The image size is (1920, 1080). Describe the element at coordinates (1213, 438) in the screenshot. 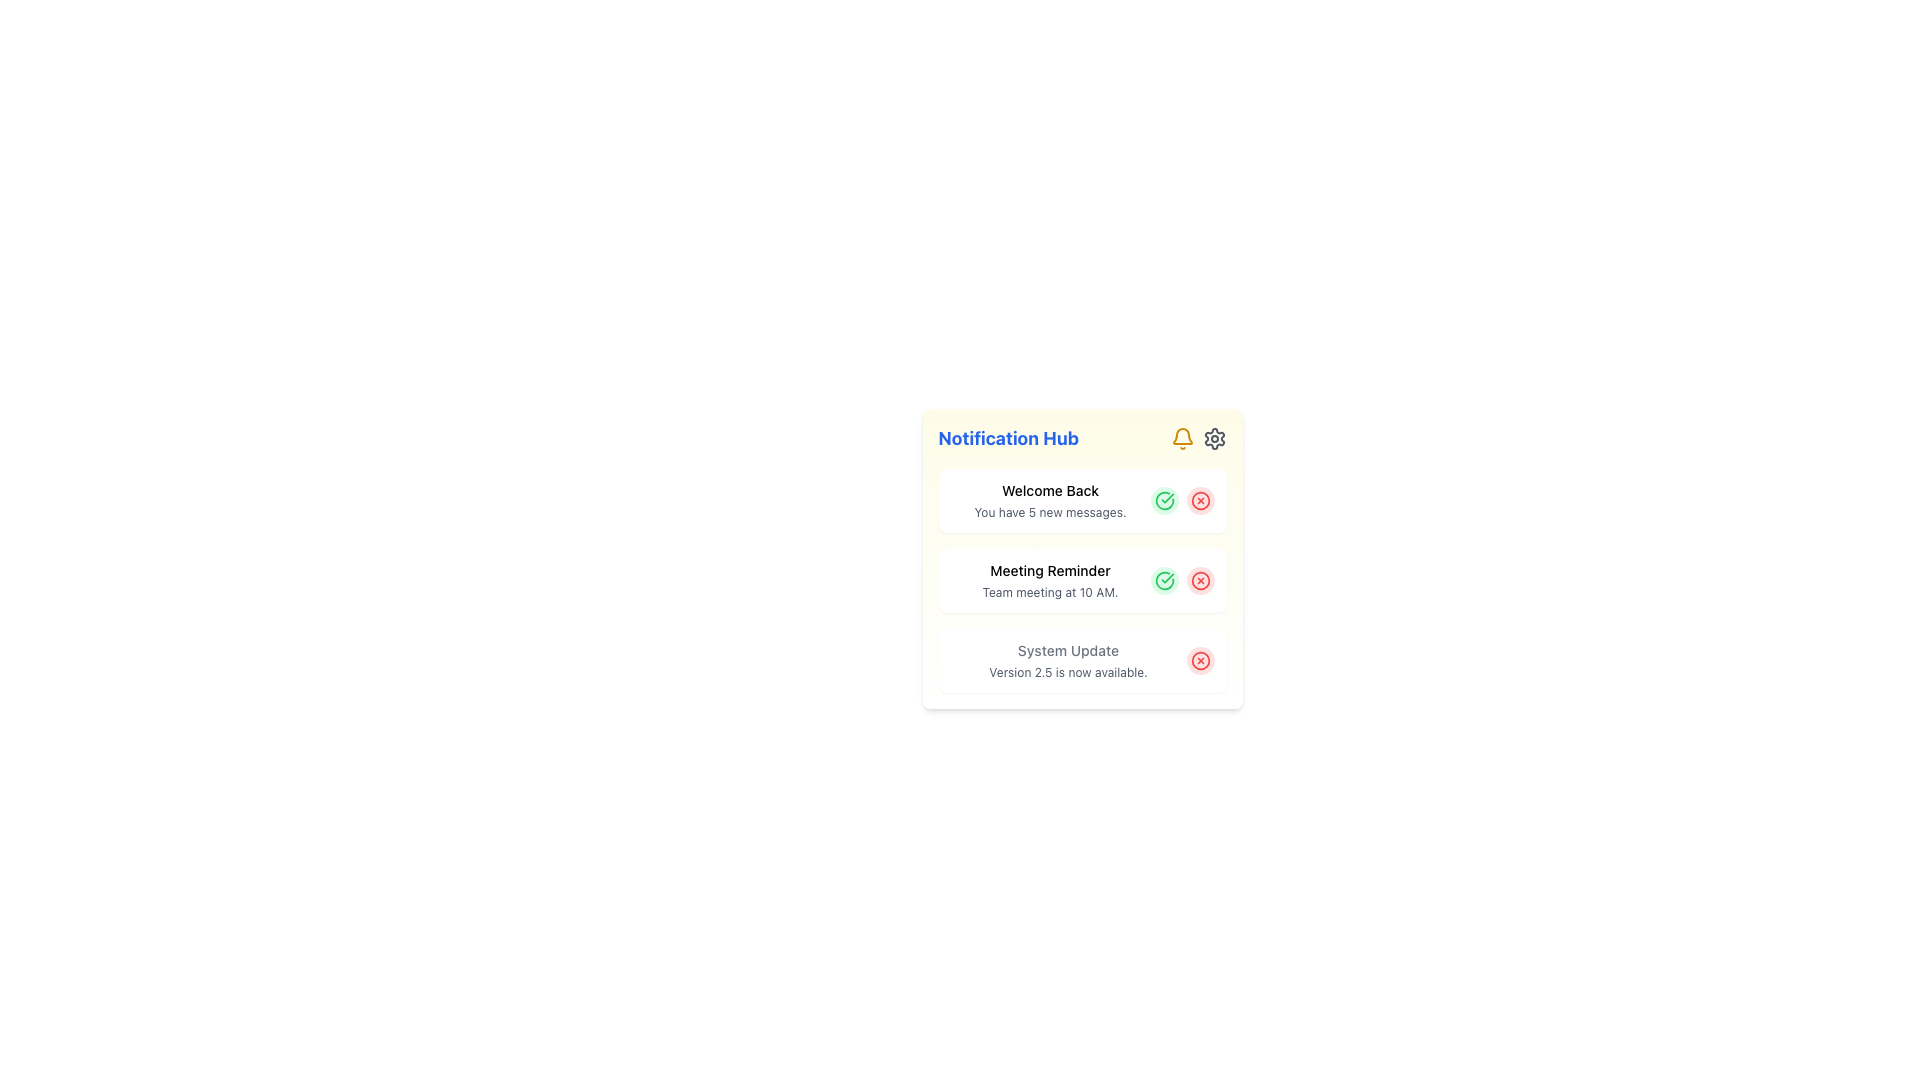

I see `the settings icon located in the top right corner of the Notification Hub` at that location.